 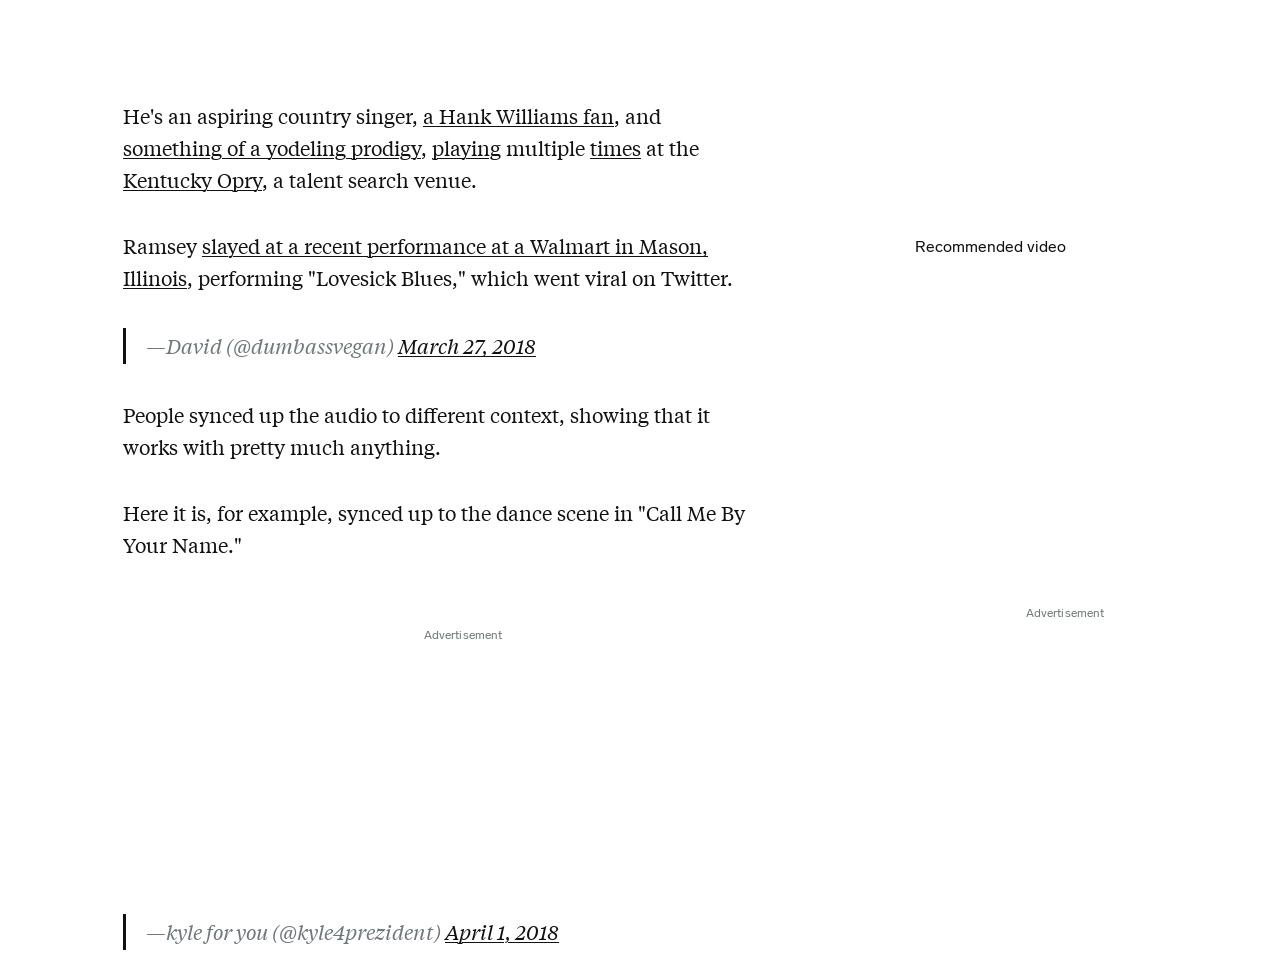 What do you see at coordinates (518, 114) in the screenshot?
I see `'a Hank Williams fan'` at bounding box center [518, 114].